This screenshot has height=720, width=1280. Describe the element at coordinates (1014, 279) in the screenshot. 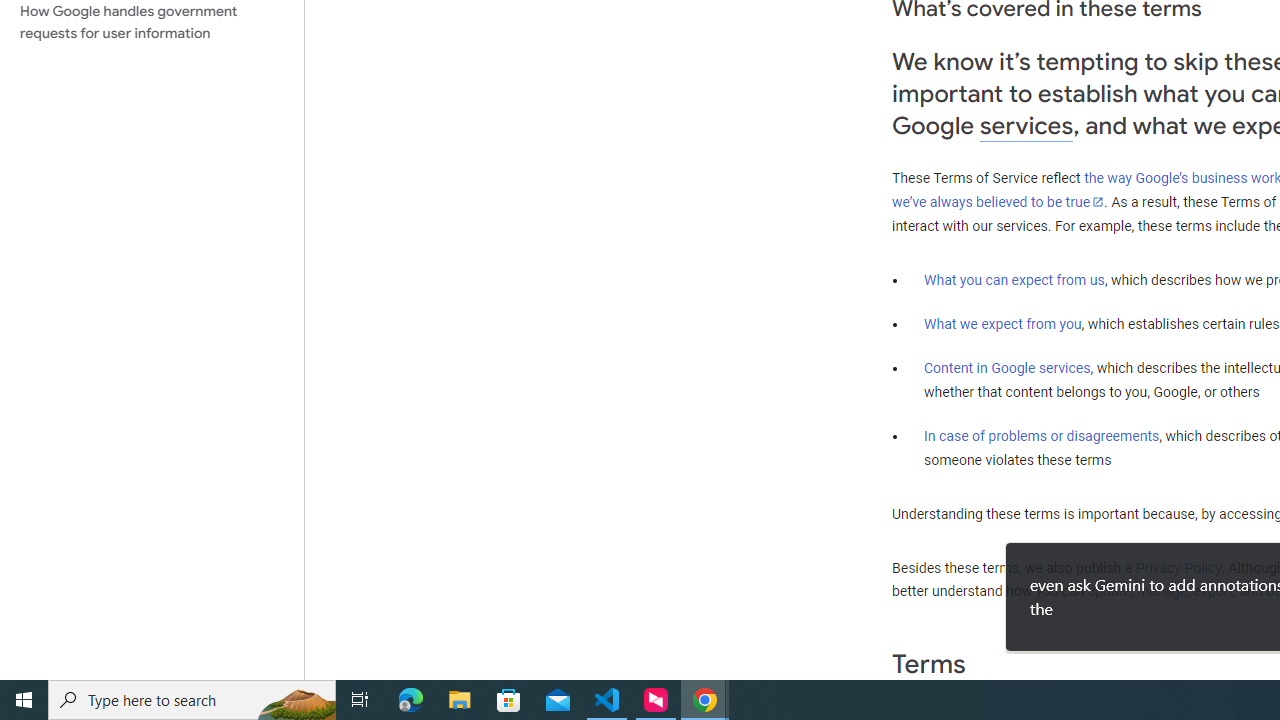

I see `'What you can expect from us'` at that location.